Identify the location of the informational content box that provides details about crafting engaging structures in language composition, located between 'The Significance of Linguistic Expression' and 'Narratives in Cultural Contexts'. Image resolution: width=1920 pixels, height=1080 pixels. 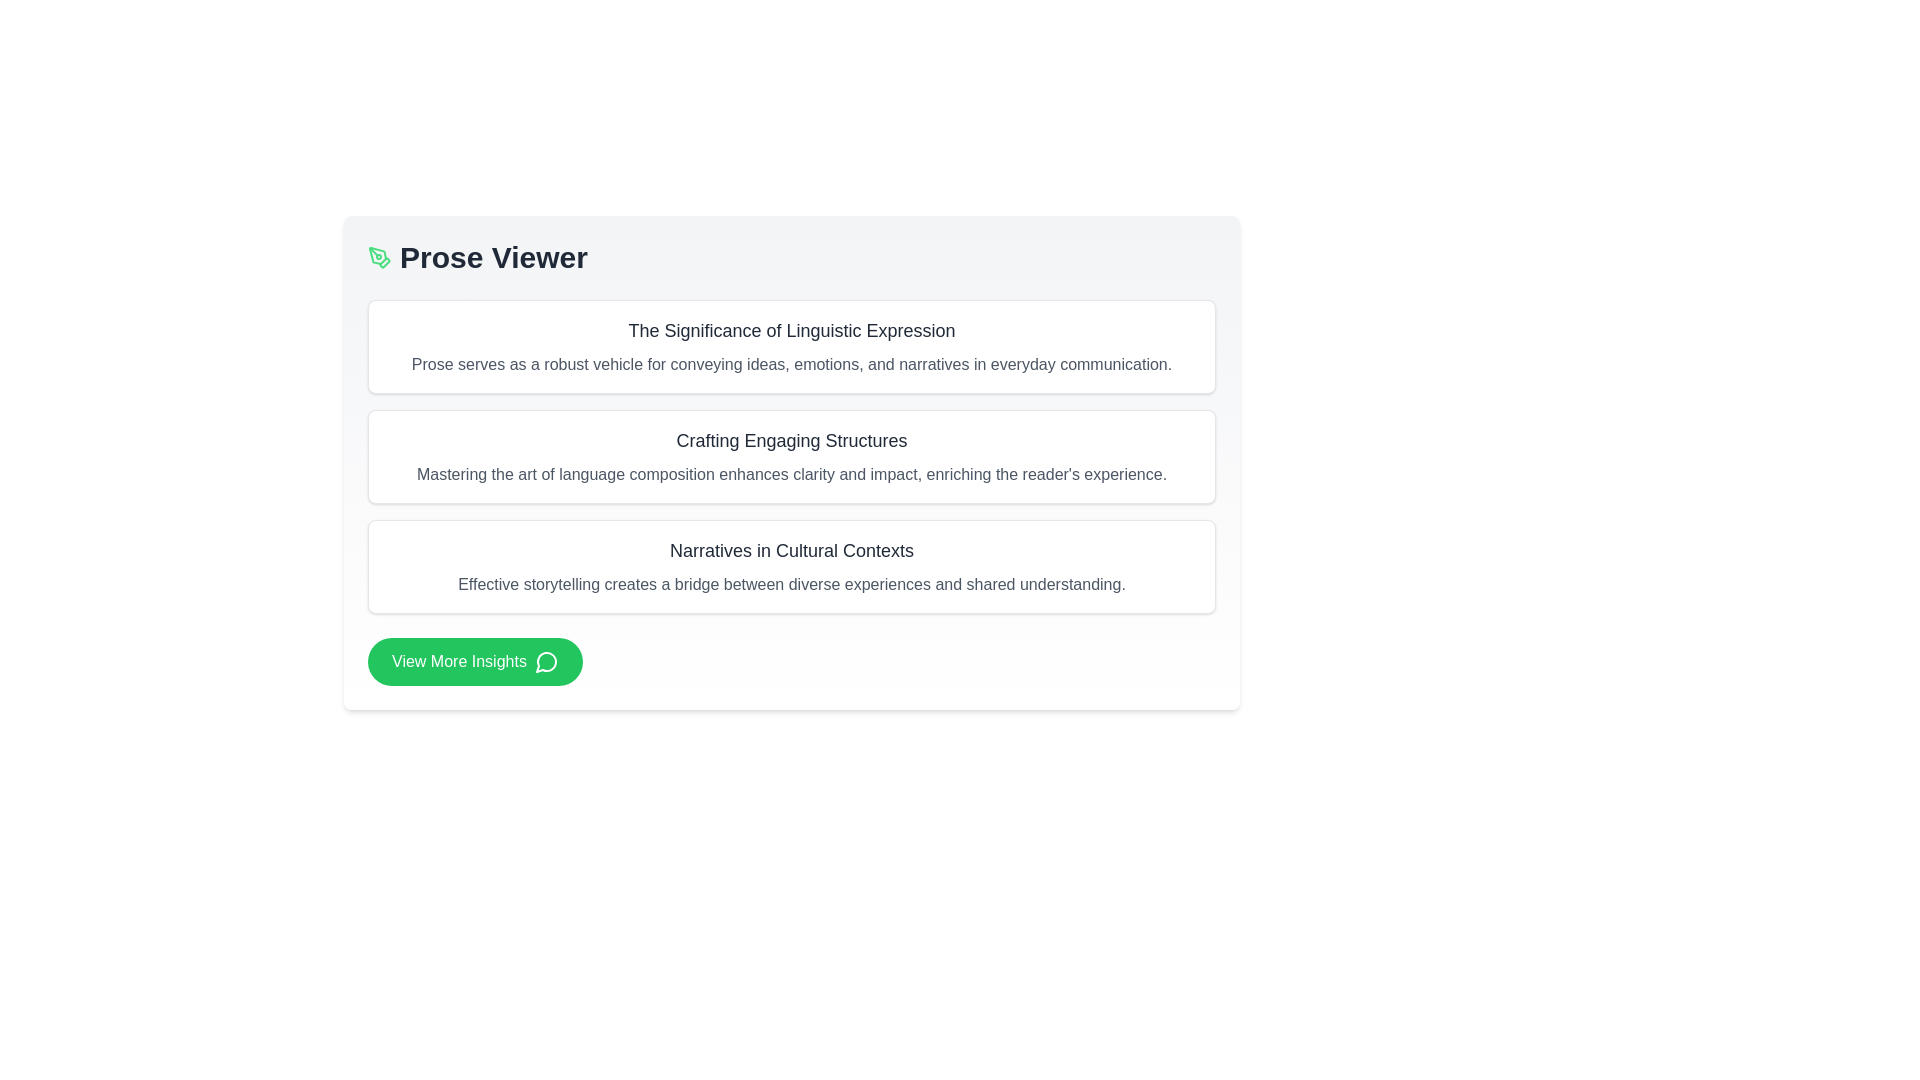
(791, 462).